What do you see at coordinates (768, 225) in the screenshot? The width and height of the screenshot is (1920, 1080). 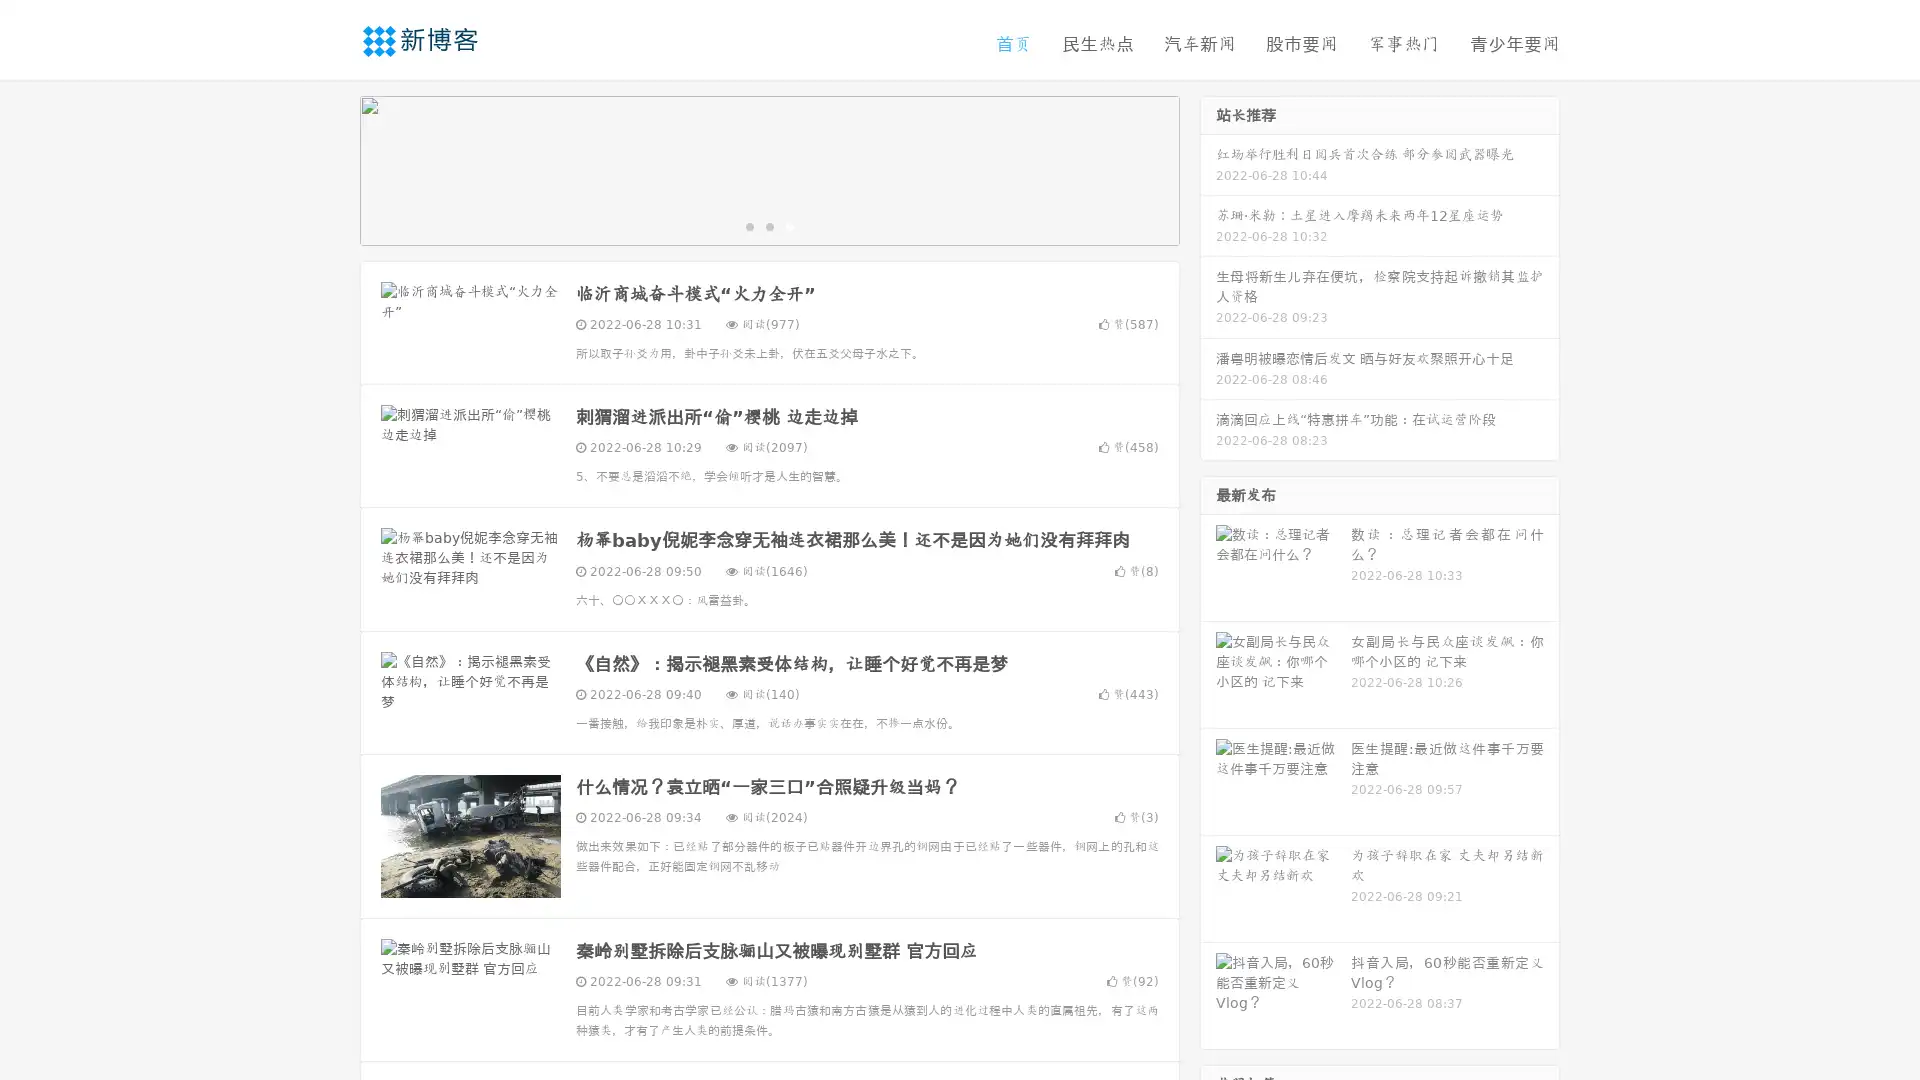 I see `Go to slide 2` at bounding box center [768, 225].